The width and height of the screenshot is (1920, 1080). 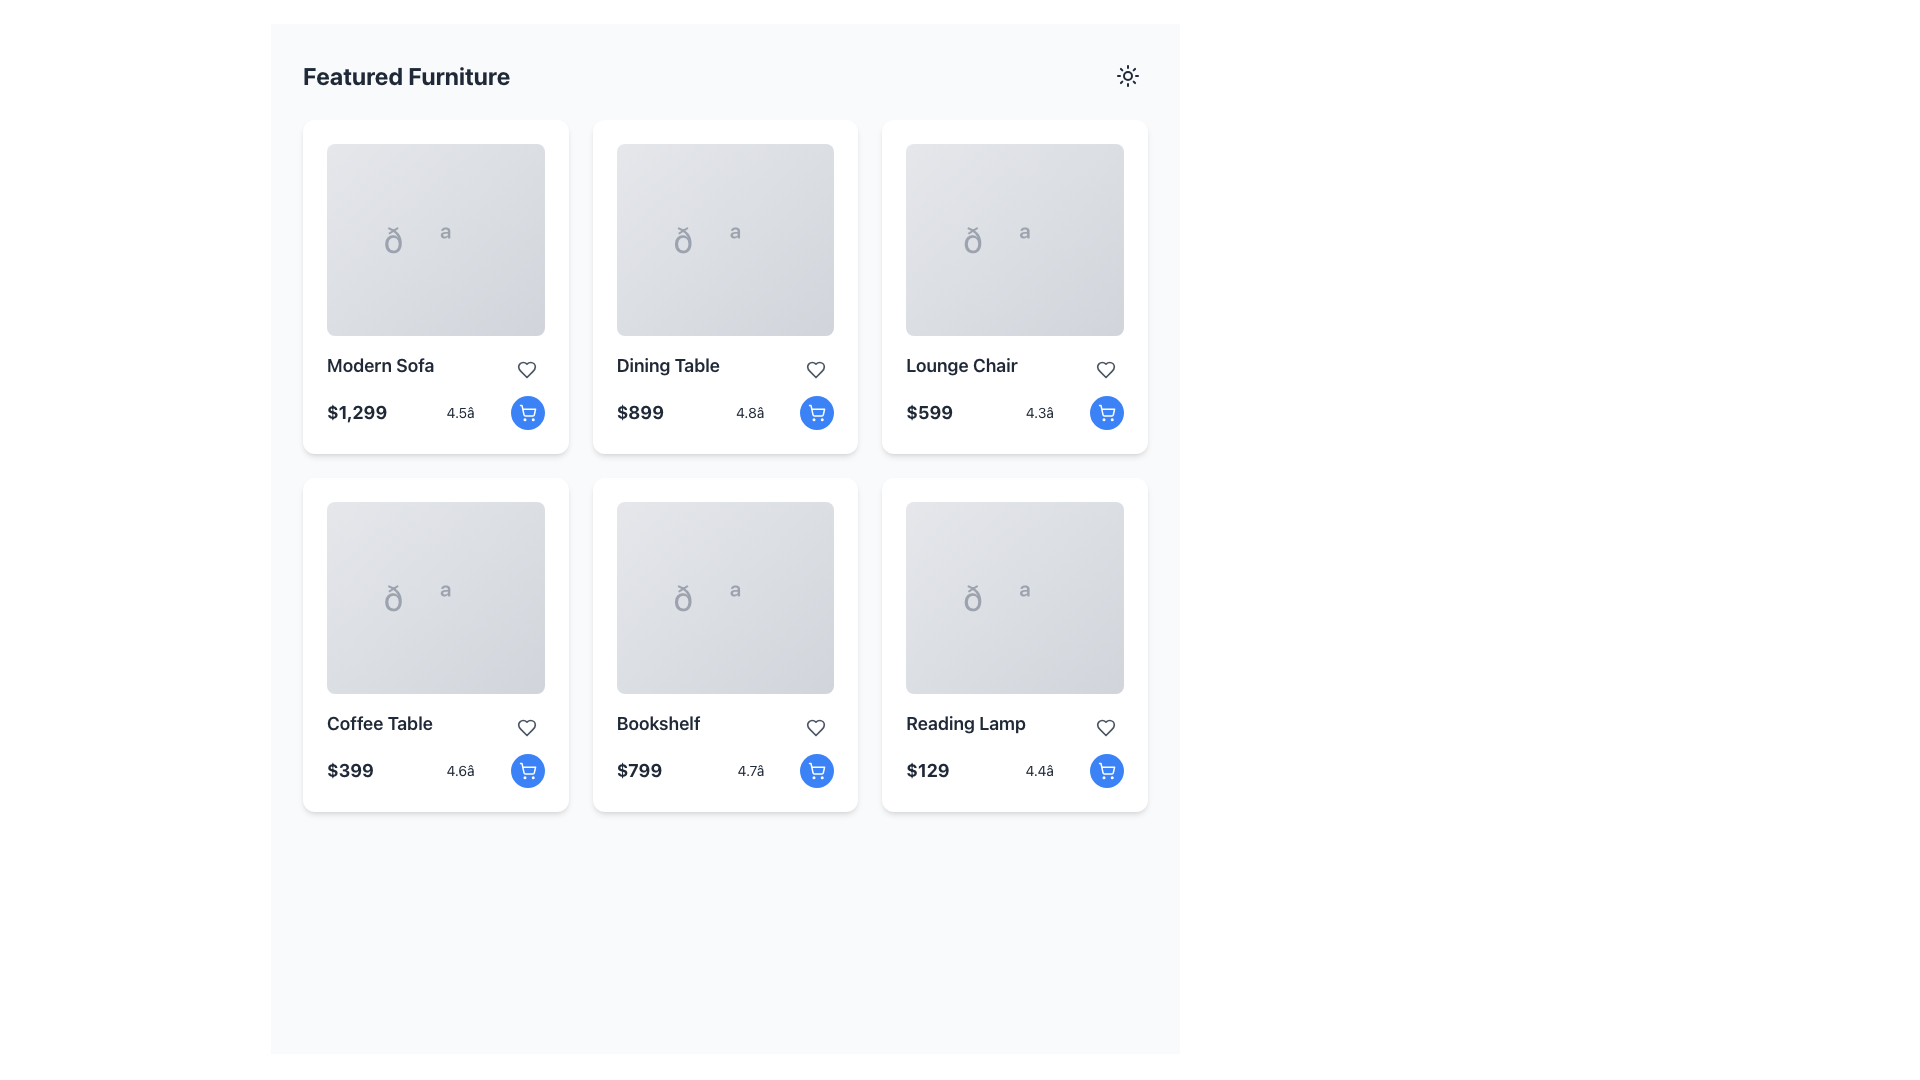 I want to click on the decorative icon representing the 'Reading Lamp' item located in the bottom-right card of the grid, so click(x=1015, y=596).